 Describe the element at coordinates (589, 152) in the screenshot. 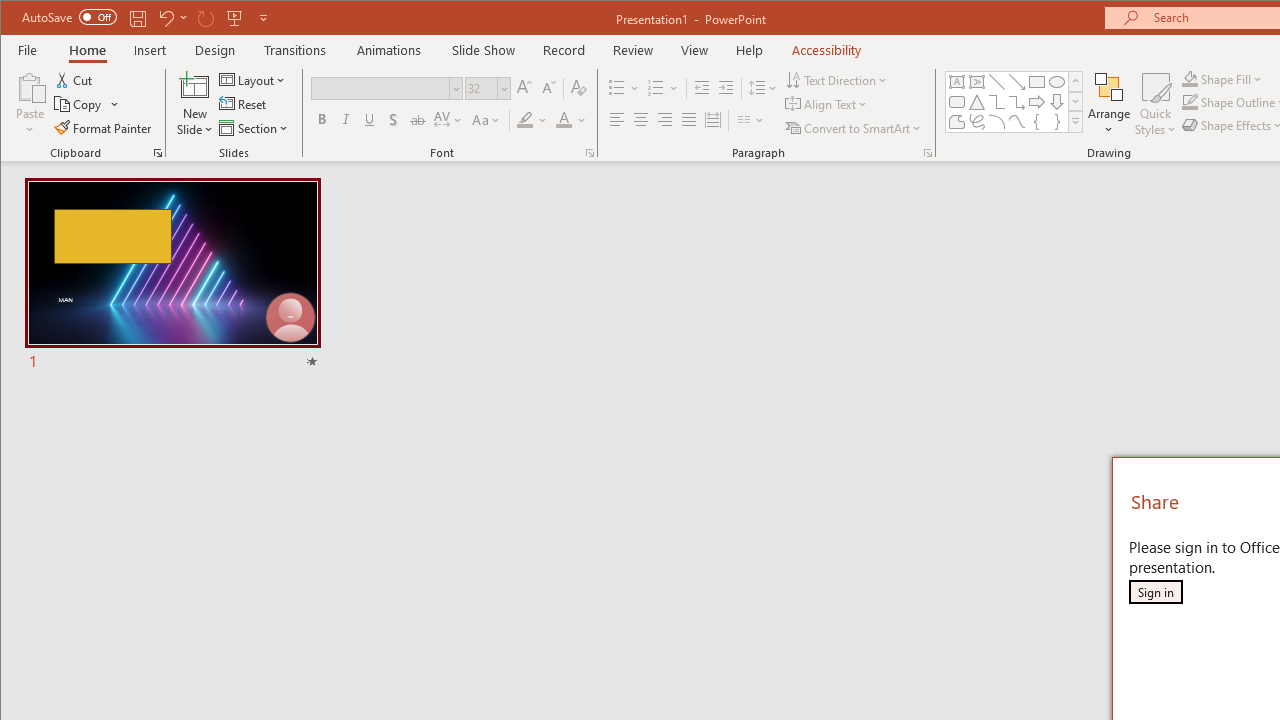

I see `'Font...'` at that location.